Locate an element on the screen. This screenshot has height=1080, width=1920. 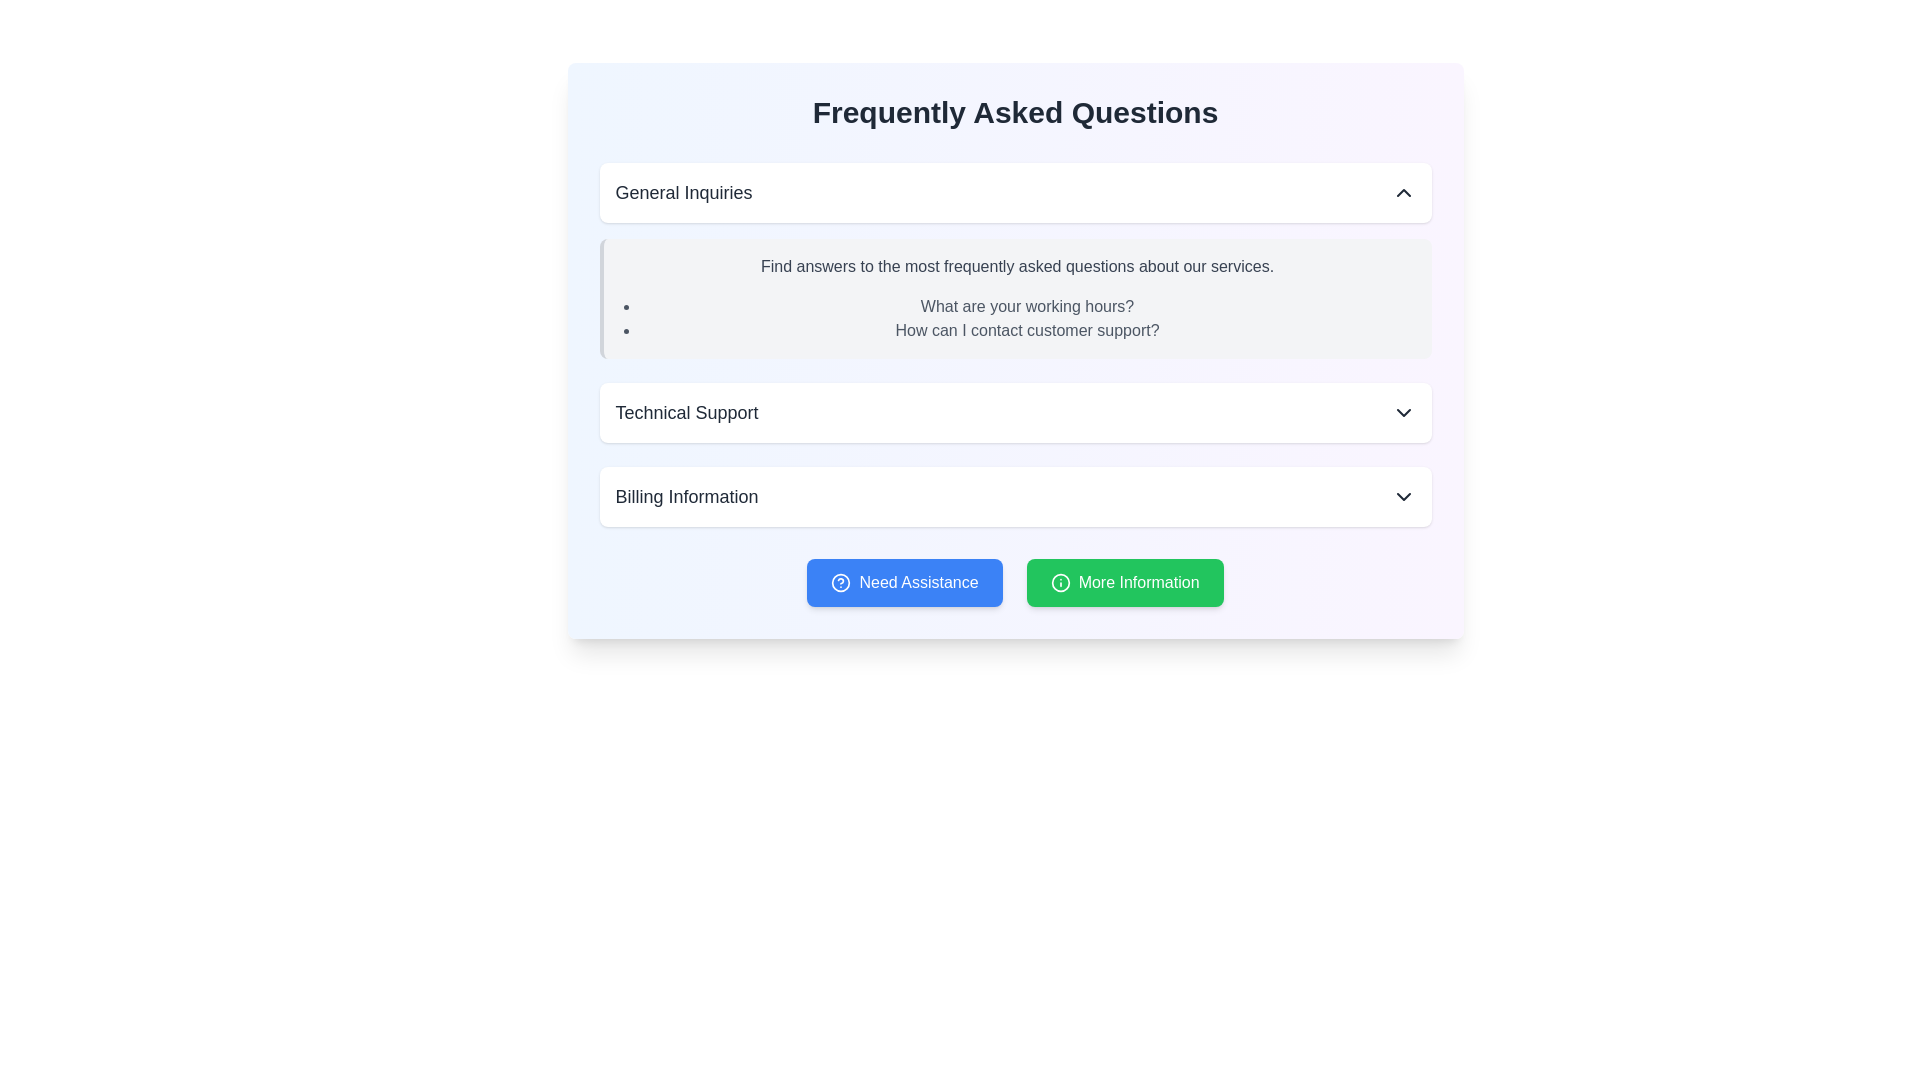
the static text that contains the question 'How can I contact customer support?' which is the second item in the bulleted list under 'General Inquiries.' is located at coordinates (1027, 330).